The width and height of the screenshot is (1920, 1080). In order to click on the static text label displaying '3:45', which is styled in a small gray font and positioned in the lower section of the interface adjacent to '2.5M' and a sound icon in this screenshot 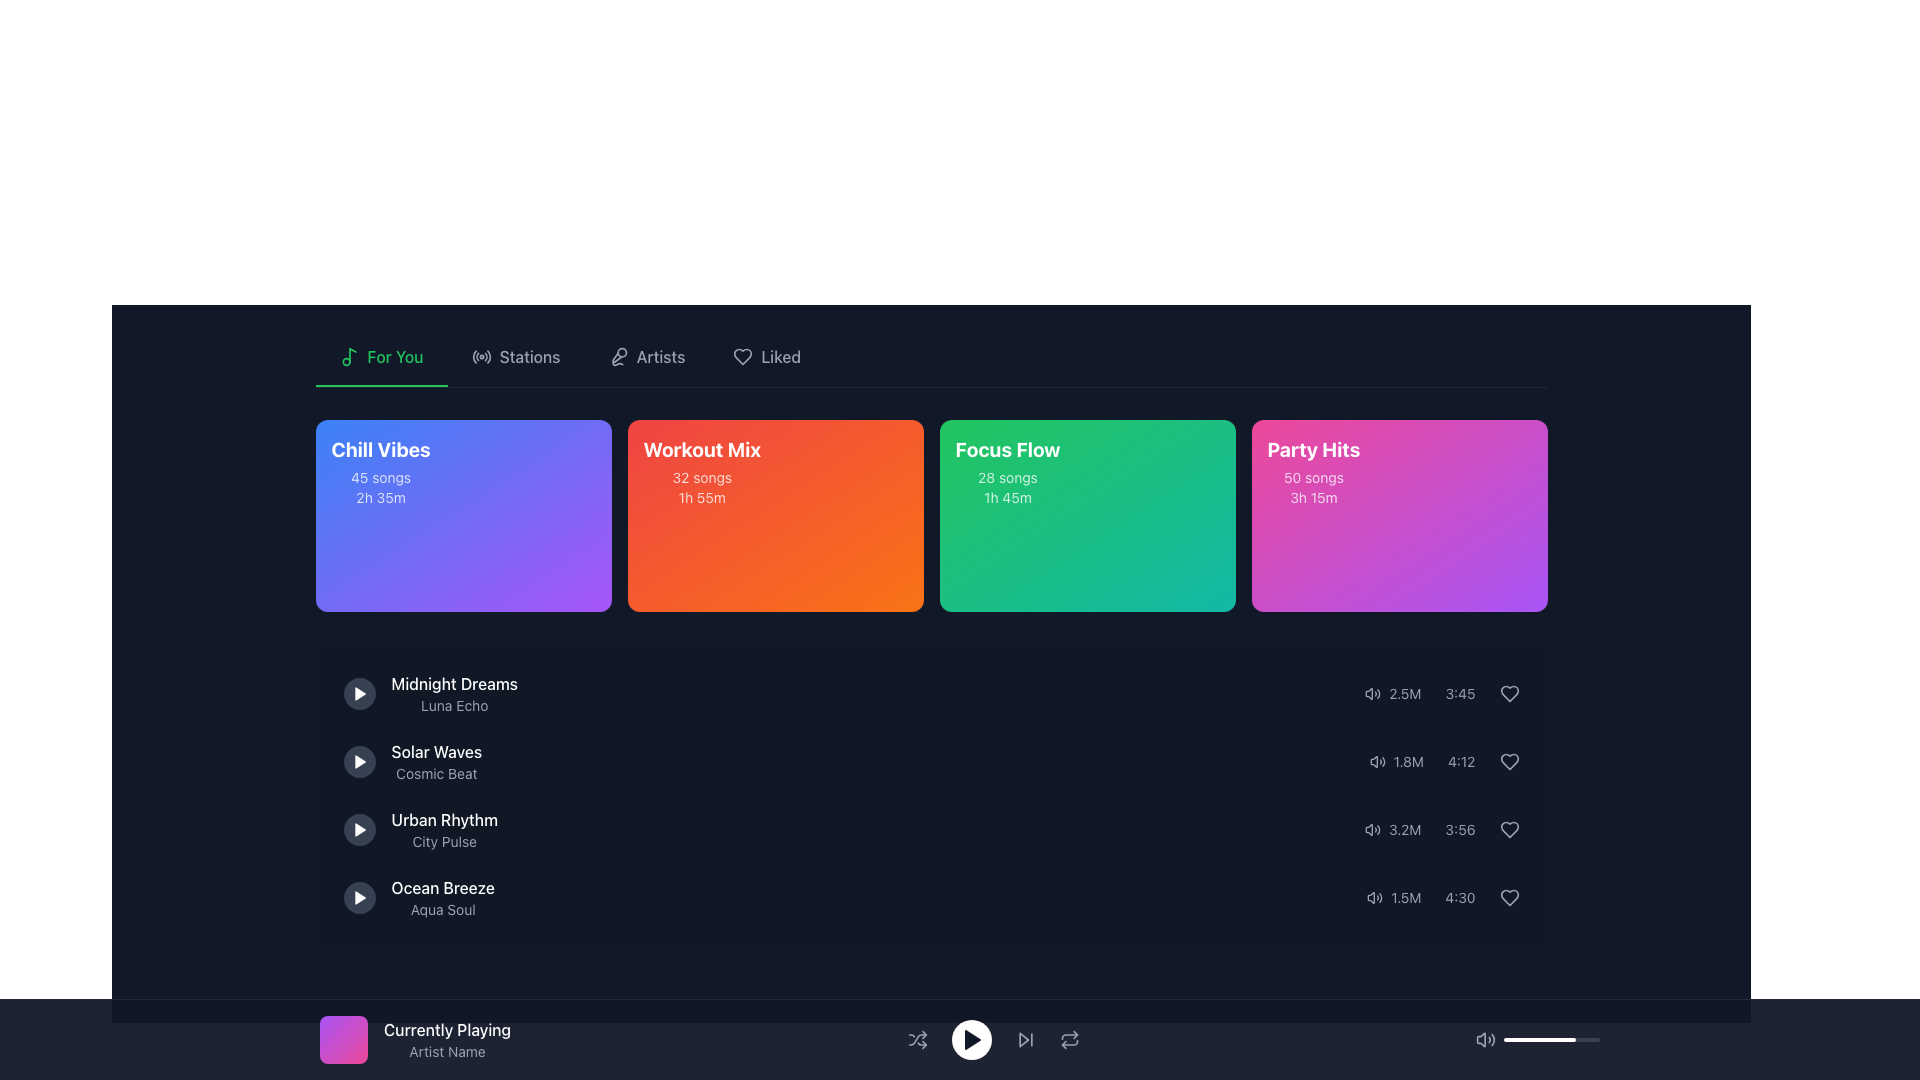, I will do `click(1460, 693)`.